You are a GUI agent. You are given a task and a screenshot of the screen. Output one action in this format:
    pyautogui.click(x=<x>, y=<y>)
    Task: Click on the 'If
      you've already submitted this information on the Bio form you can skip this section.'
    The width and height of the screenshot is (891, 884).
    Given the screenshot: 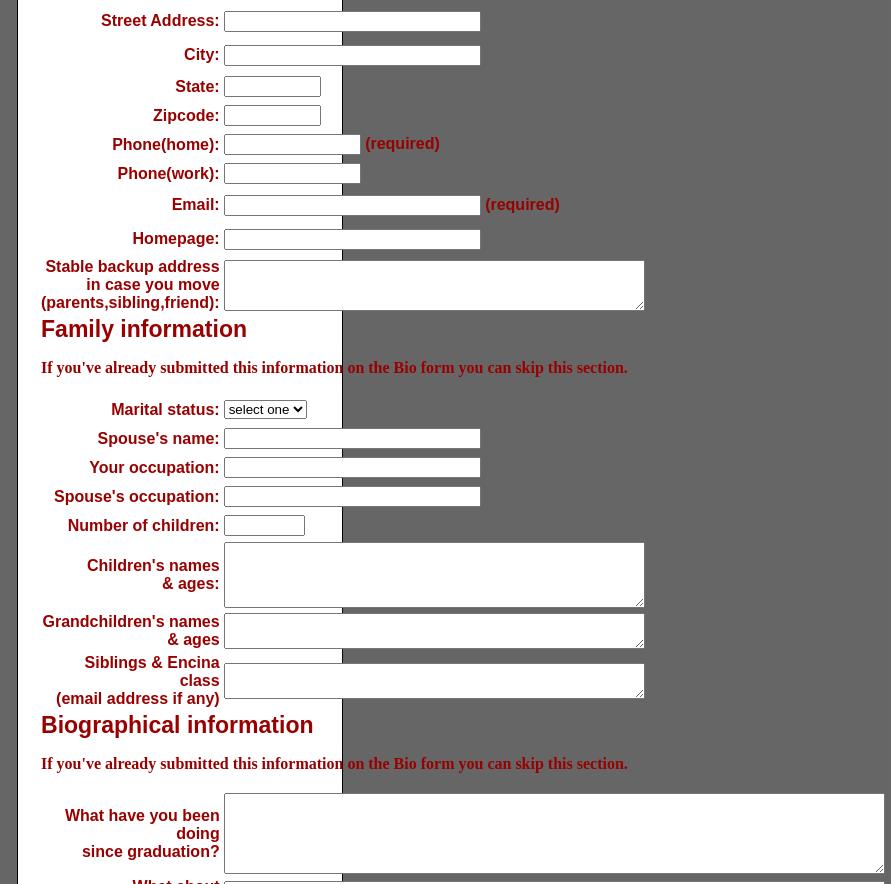 What is the action you would take?
    pyautogui.click(x=333, y=366)
    